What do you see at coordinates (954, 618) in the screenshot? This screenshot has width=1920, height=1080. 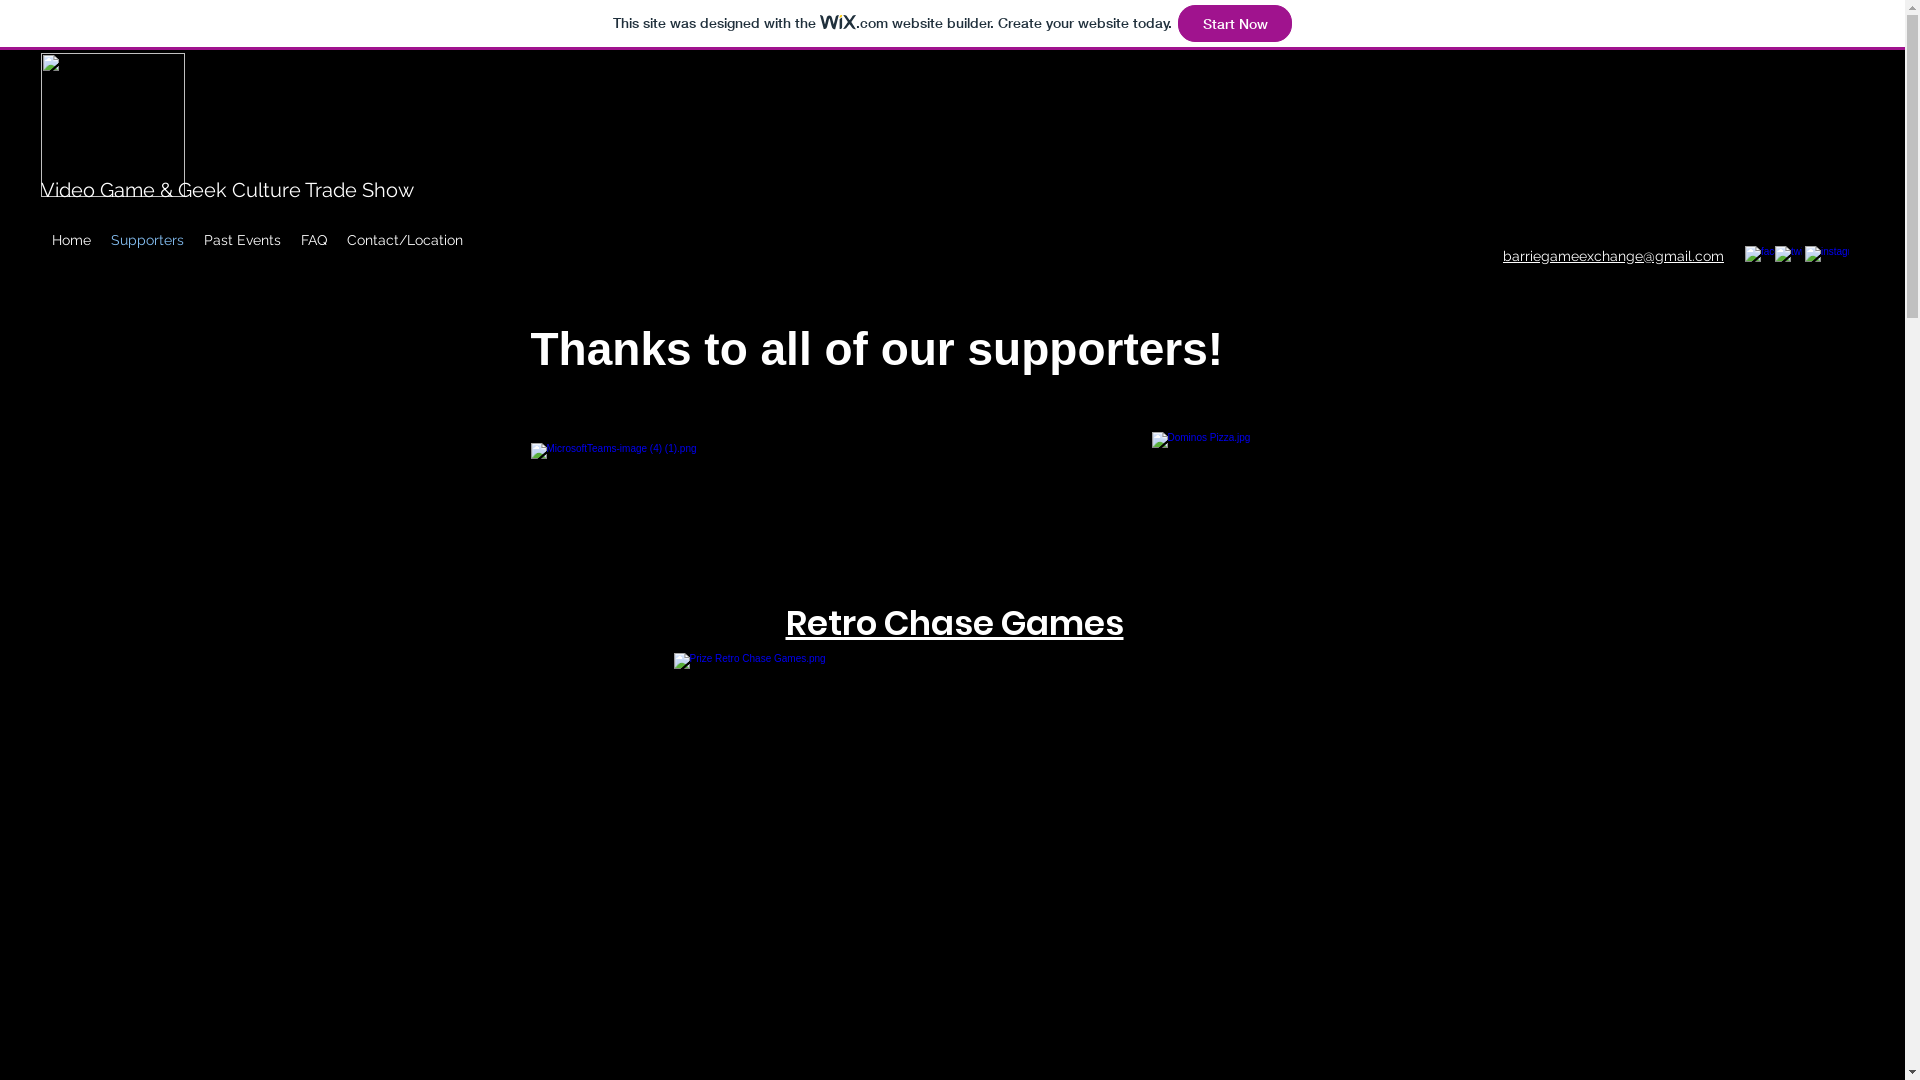 I see `'Retro Chase Games'` at bounding box center [954, 618].